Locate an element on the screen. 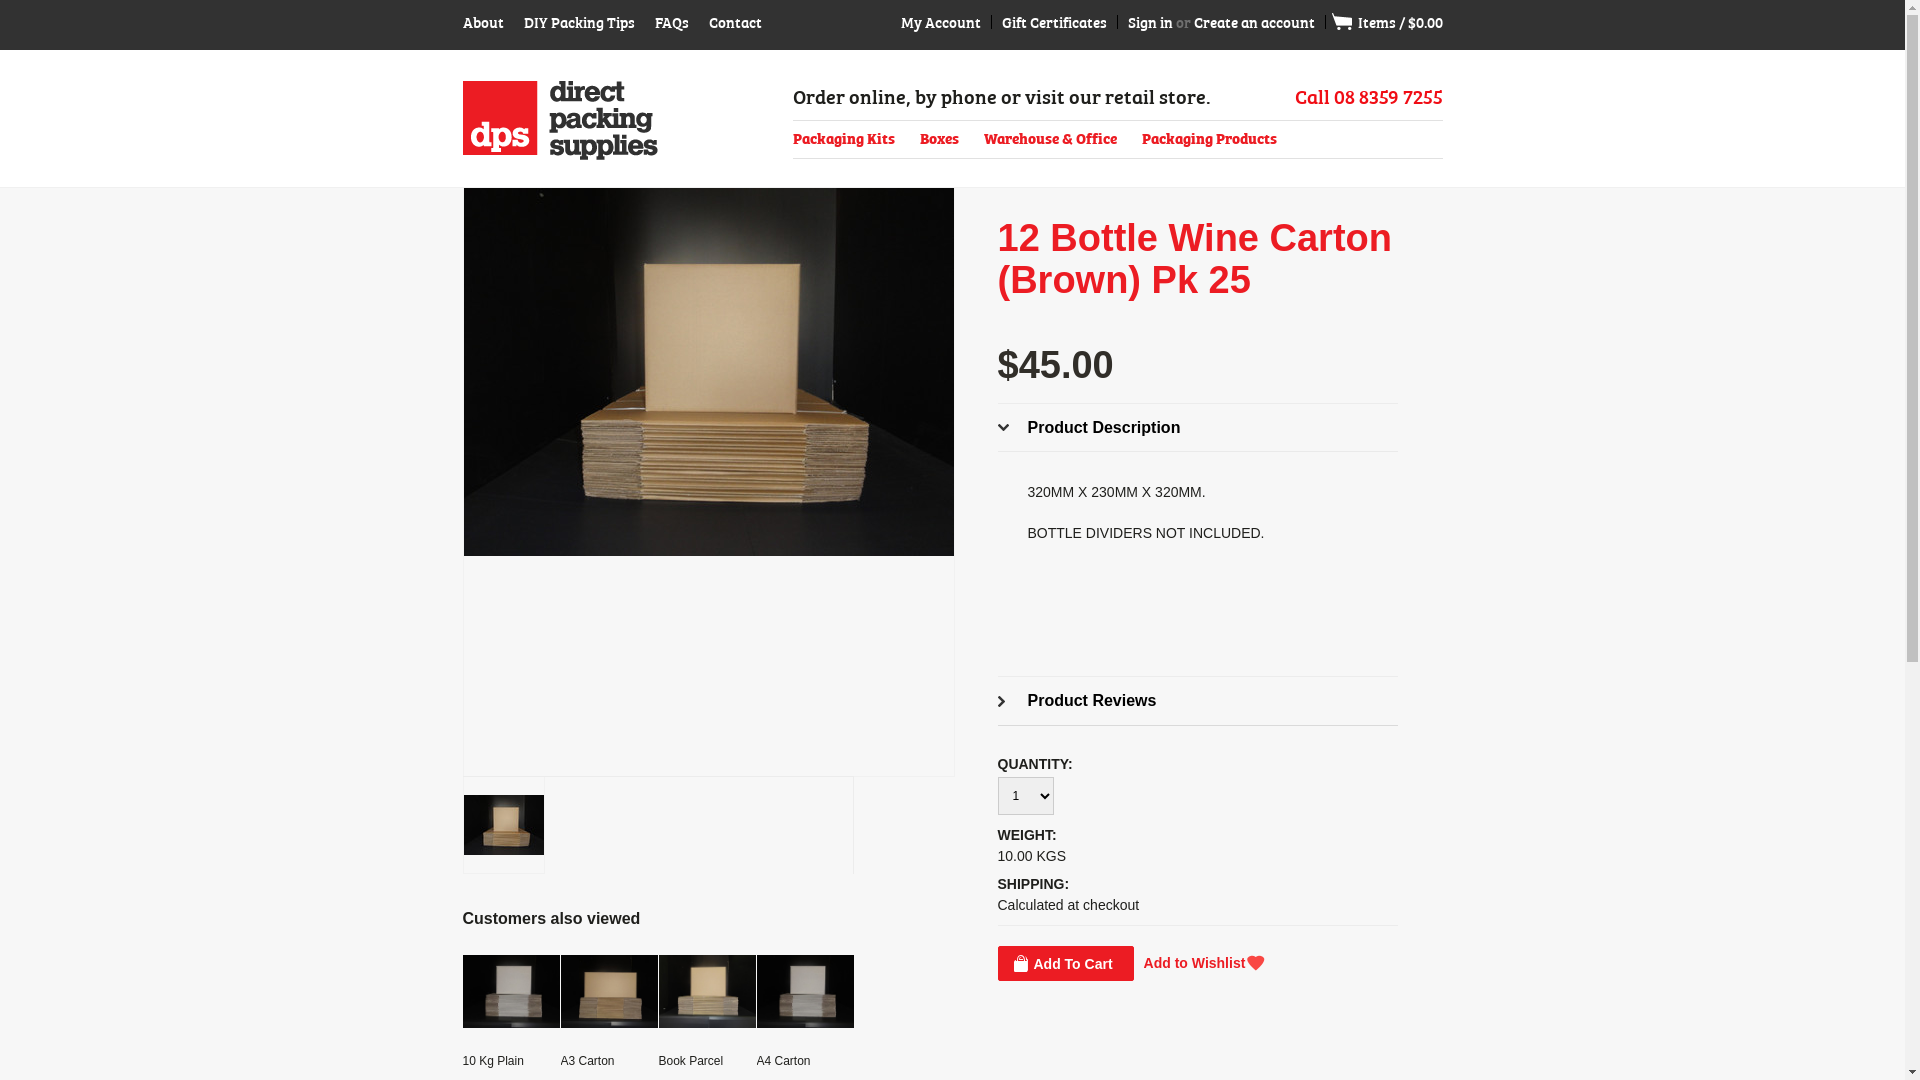  'Contact' is located at coordinates (733, 21).